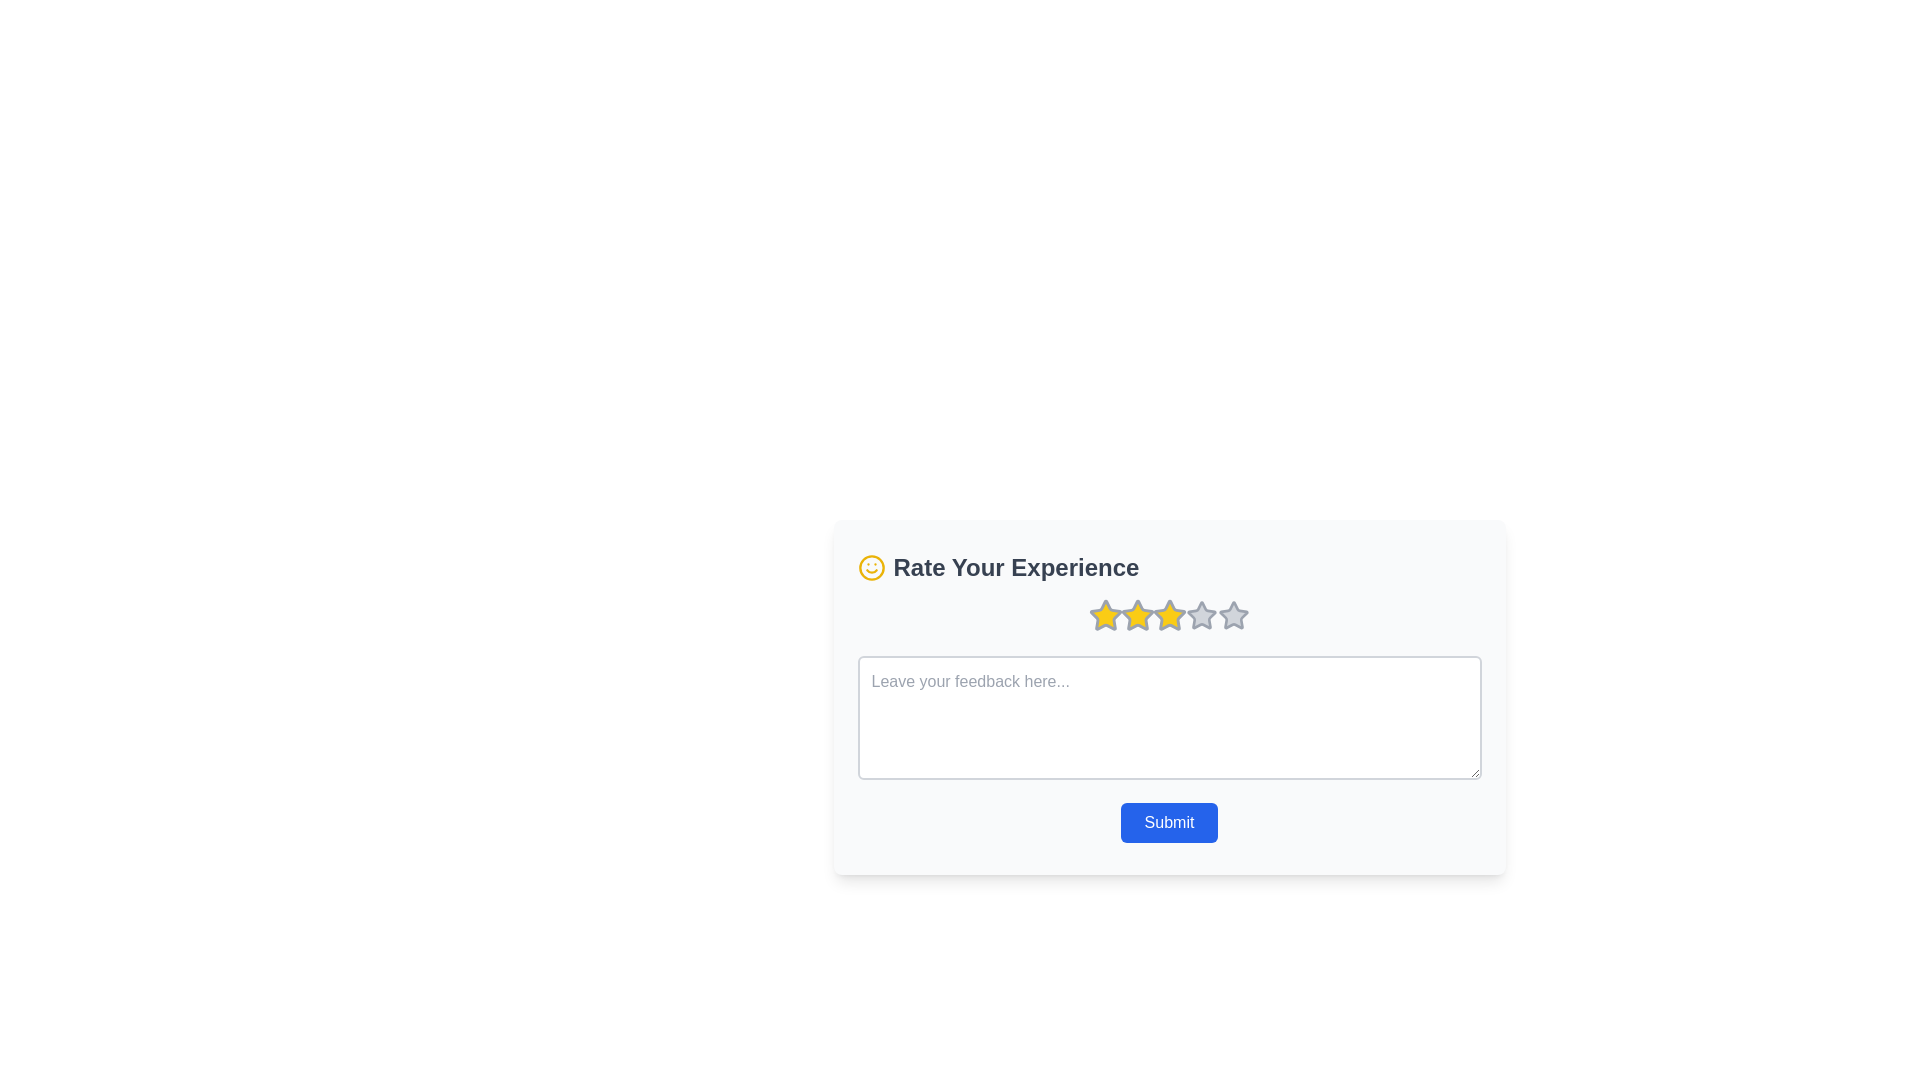  I want to click on the fifth star icon used for rating functionality, so click(1232, 613).